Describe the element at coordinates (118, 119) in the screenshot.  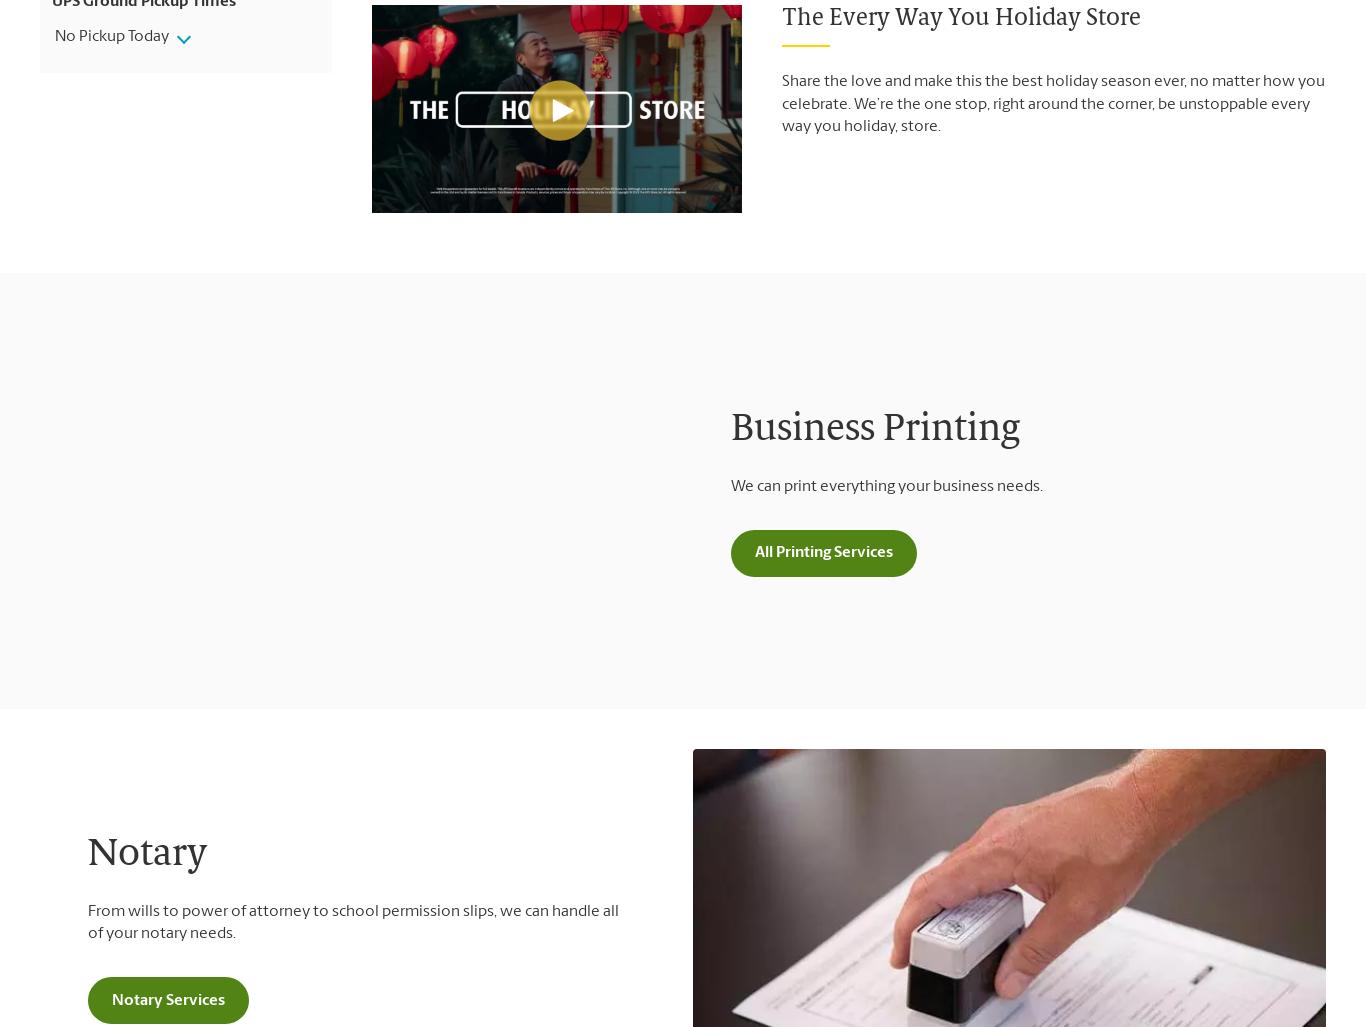
I see `'Read More'` at that location.